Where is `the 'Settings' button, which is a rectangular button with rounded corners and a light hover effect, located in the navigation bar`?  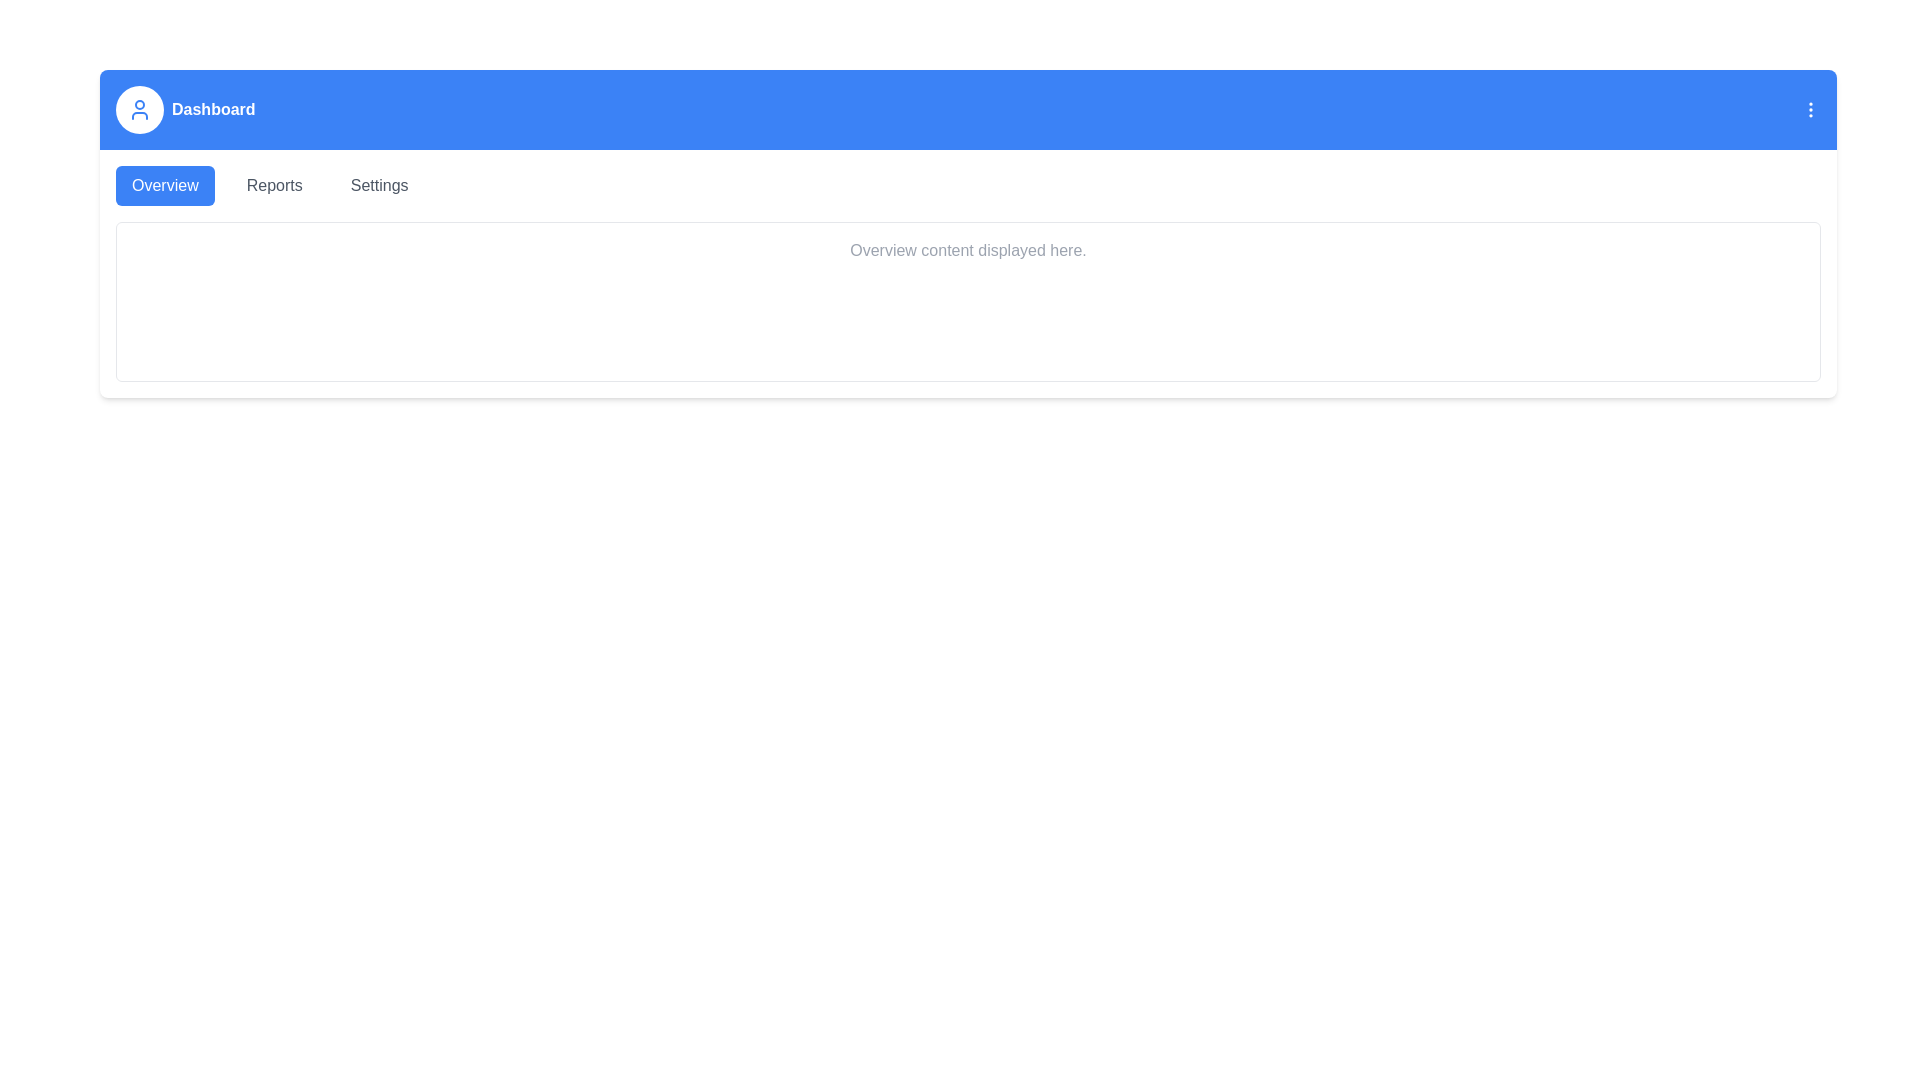
the 'Settings' button, which is a rectangular button with rounded corners and a light hover effect, located in the navigation bar is located at coordinates (379, 185).